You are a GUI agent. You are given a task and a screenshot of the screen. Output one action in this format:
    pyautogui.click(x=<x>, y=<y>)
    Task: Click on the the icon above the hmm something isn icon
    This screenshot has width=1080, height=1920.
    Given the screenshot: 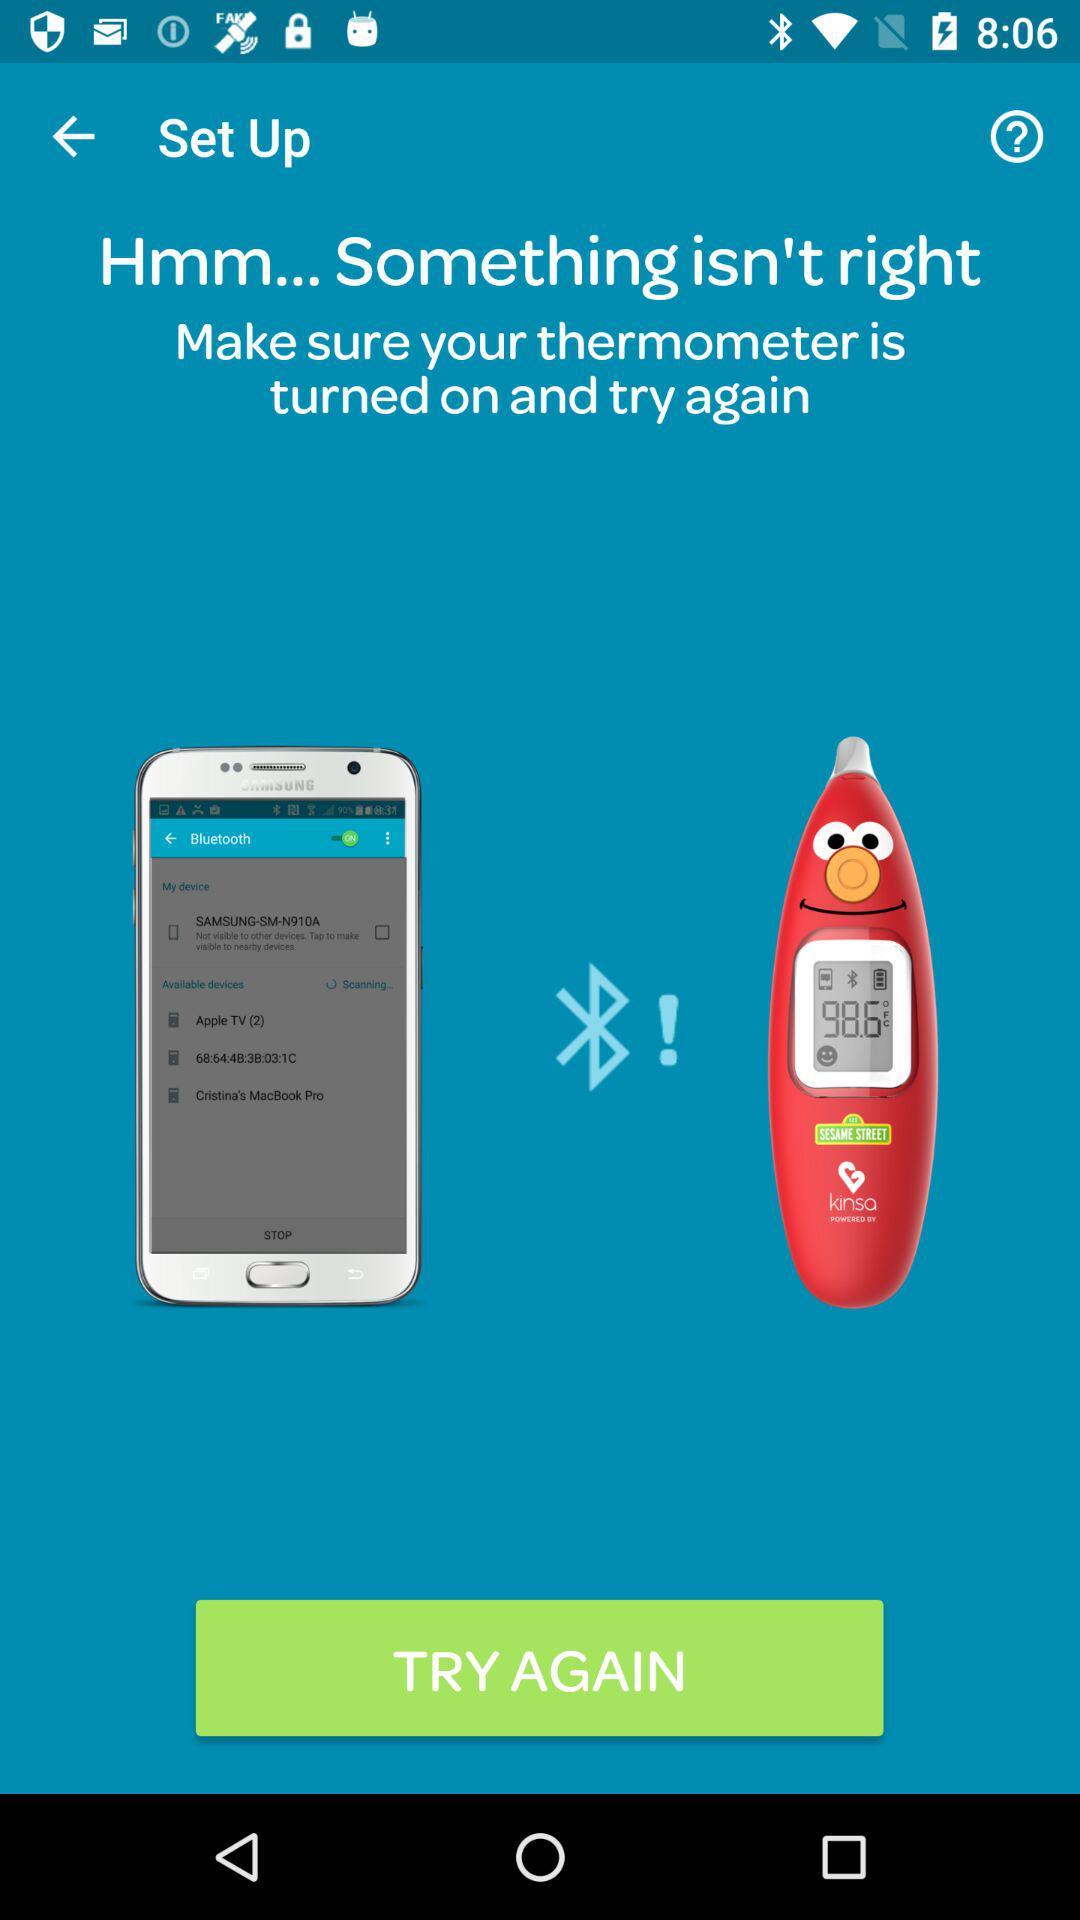 What is the action you would take?
    pyautogui.click(x=1017, y=135)
    